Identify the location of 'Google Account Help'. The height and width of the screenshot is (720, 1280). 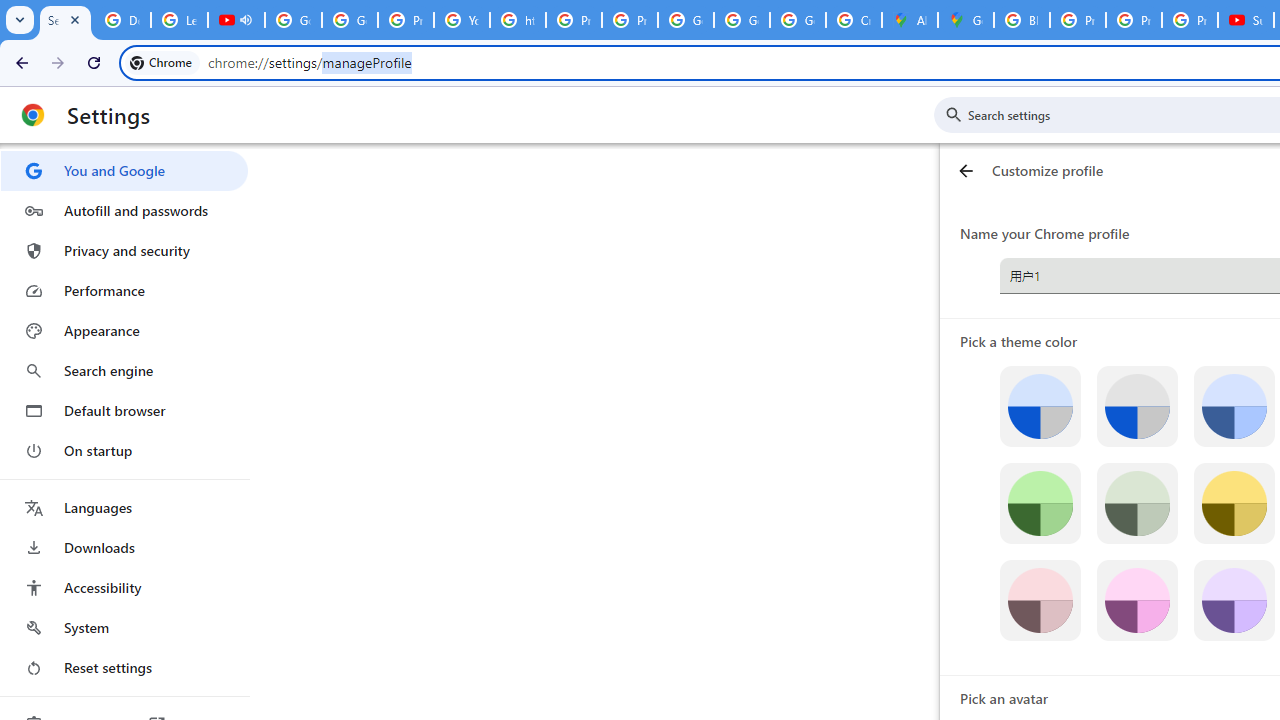
(292, 20).